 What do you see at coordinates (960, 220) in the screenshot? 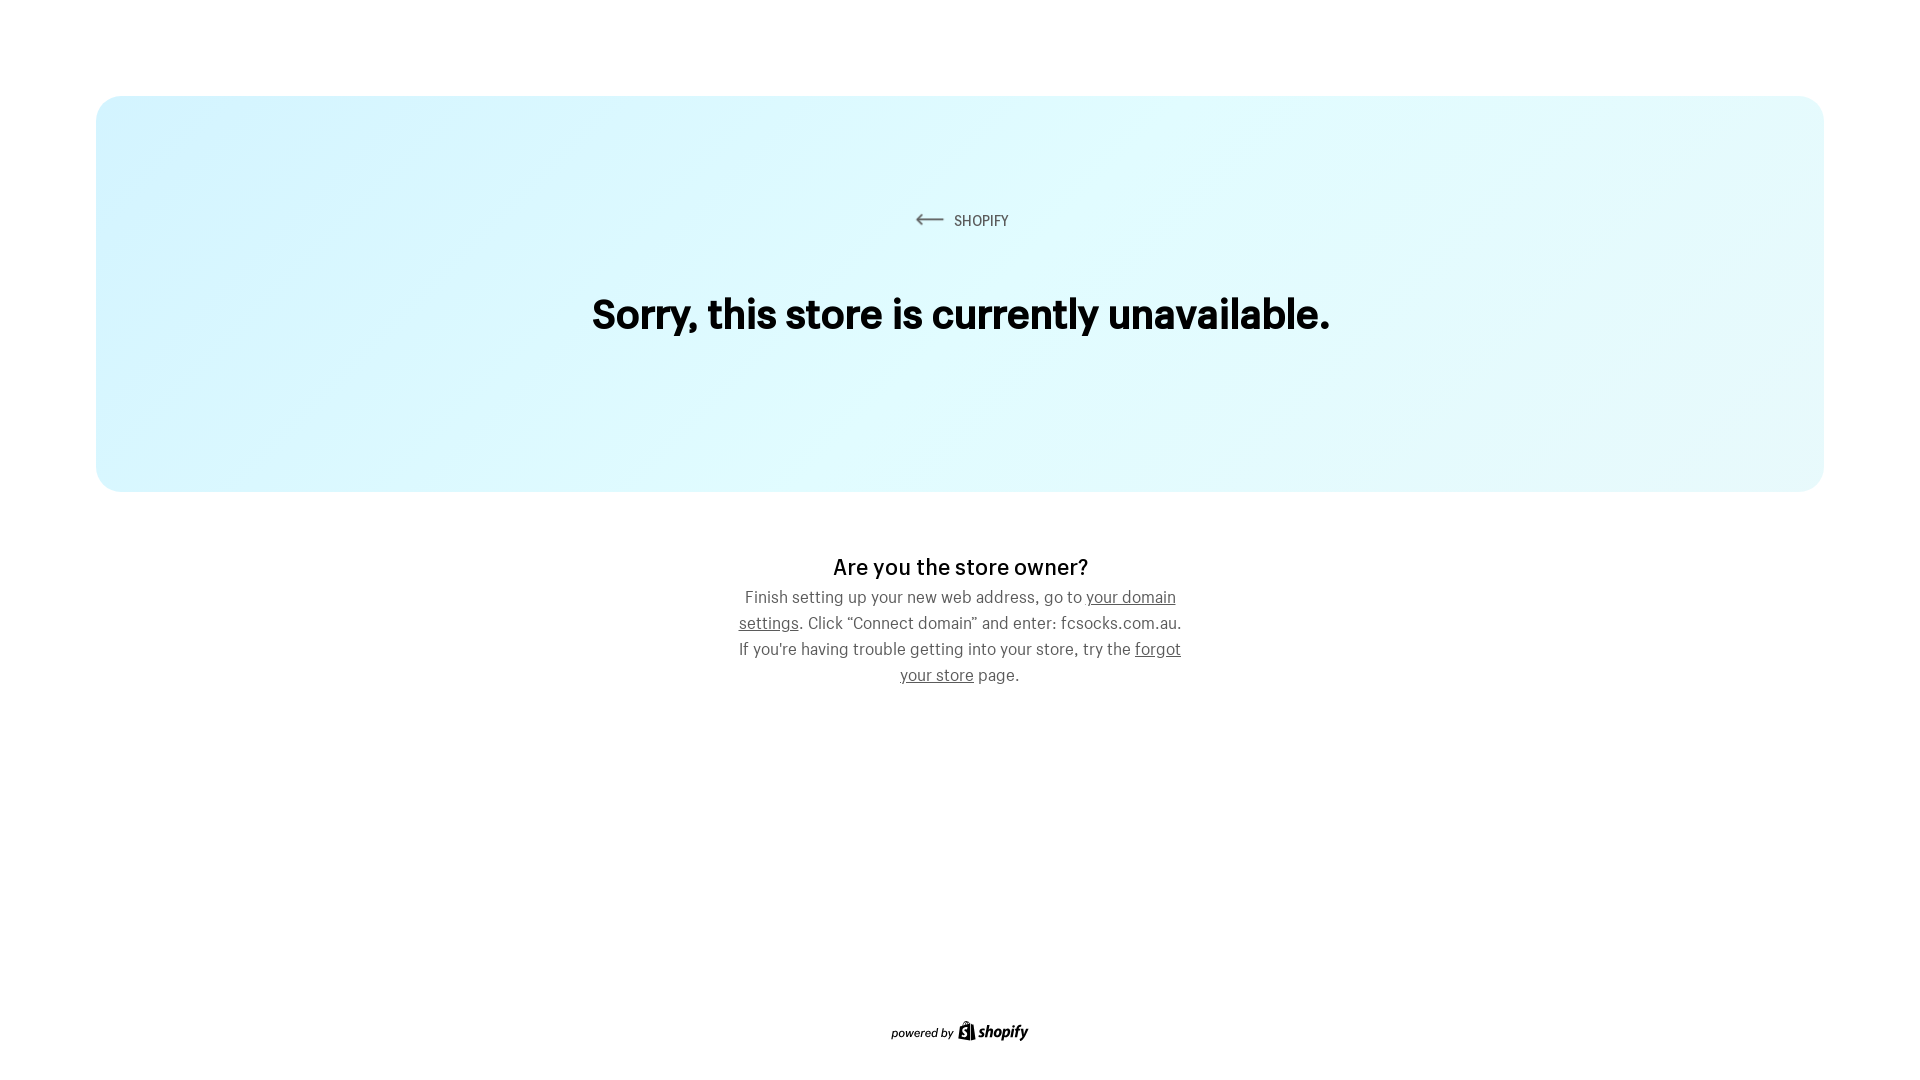
I see `'SHOPIFY'` at bounding box center [960, 220].